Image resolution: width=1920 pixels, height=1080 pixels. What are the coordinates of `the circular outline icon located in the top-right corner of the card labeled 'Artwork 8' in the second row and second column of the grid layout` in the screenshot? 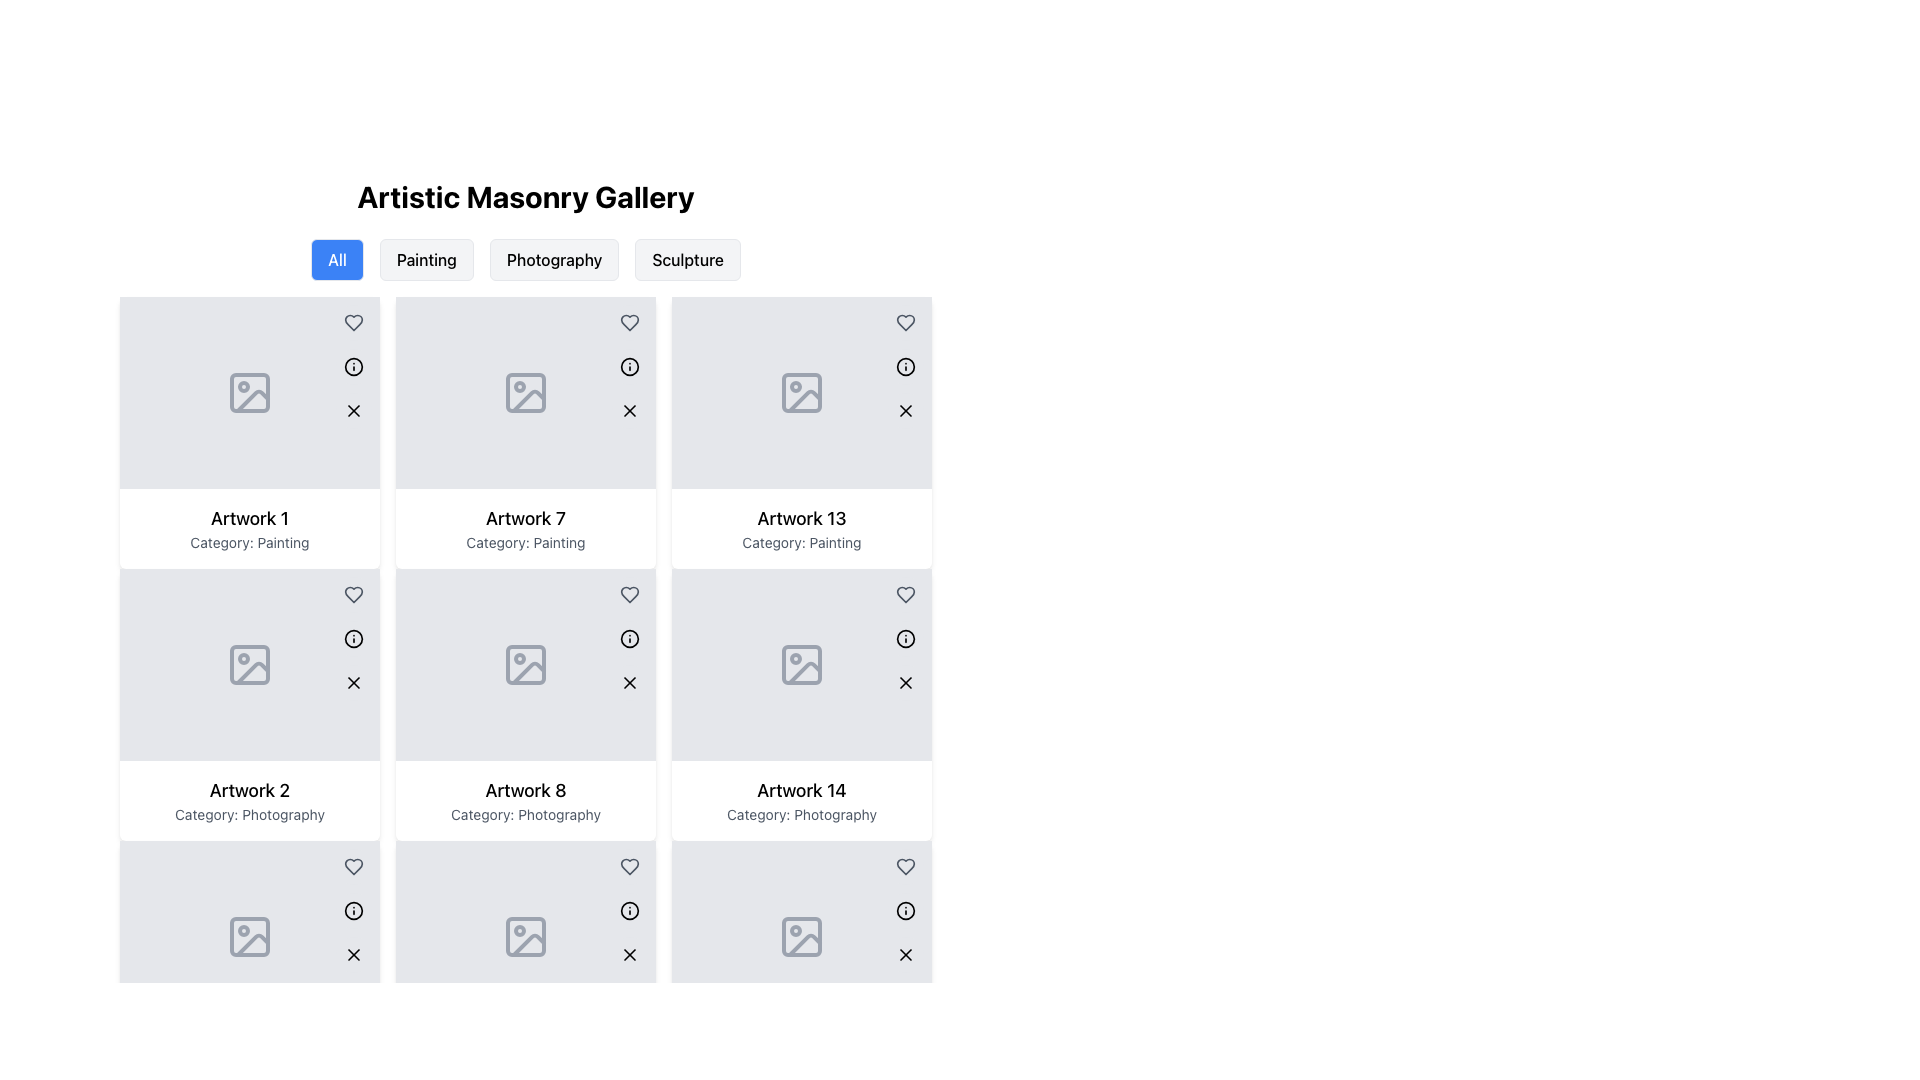 It's located at (628, 639).